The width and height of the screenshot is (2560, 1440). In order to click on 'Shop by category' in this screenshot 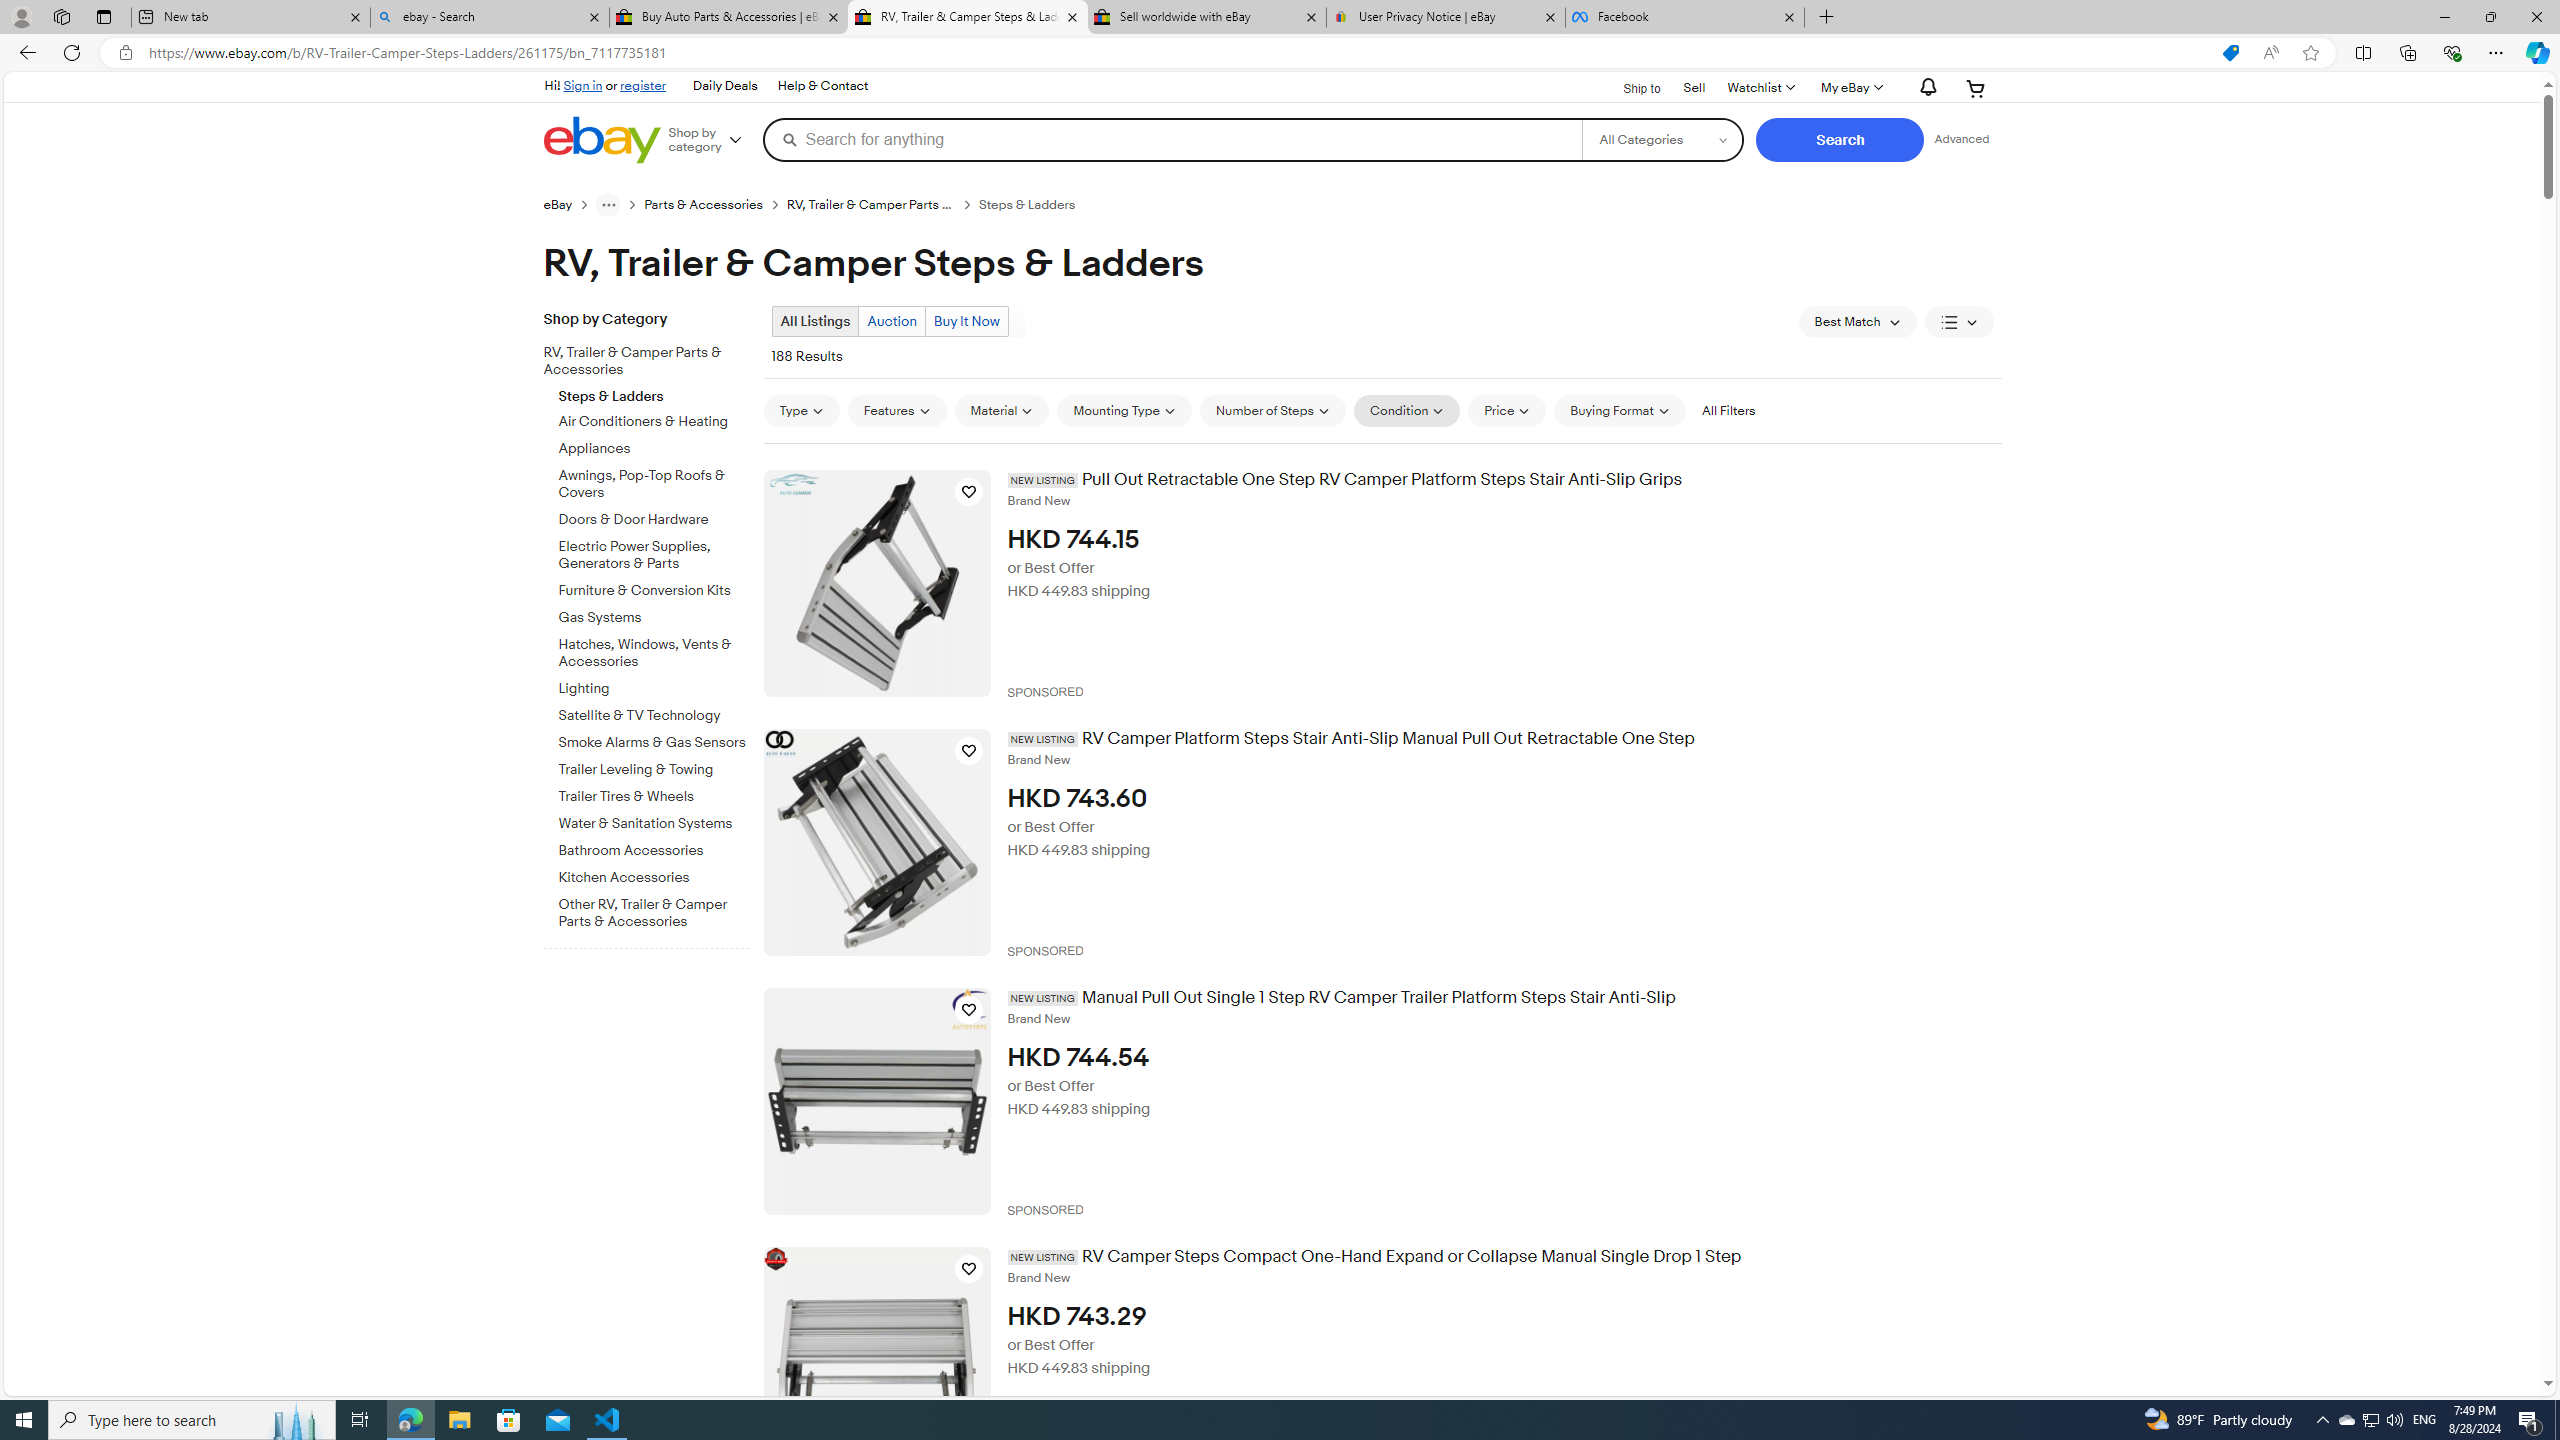, I will do `click(712, 138)`.